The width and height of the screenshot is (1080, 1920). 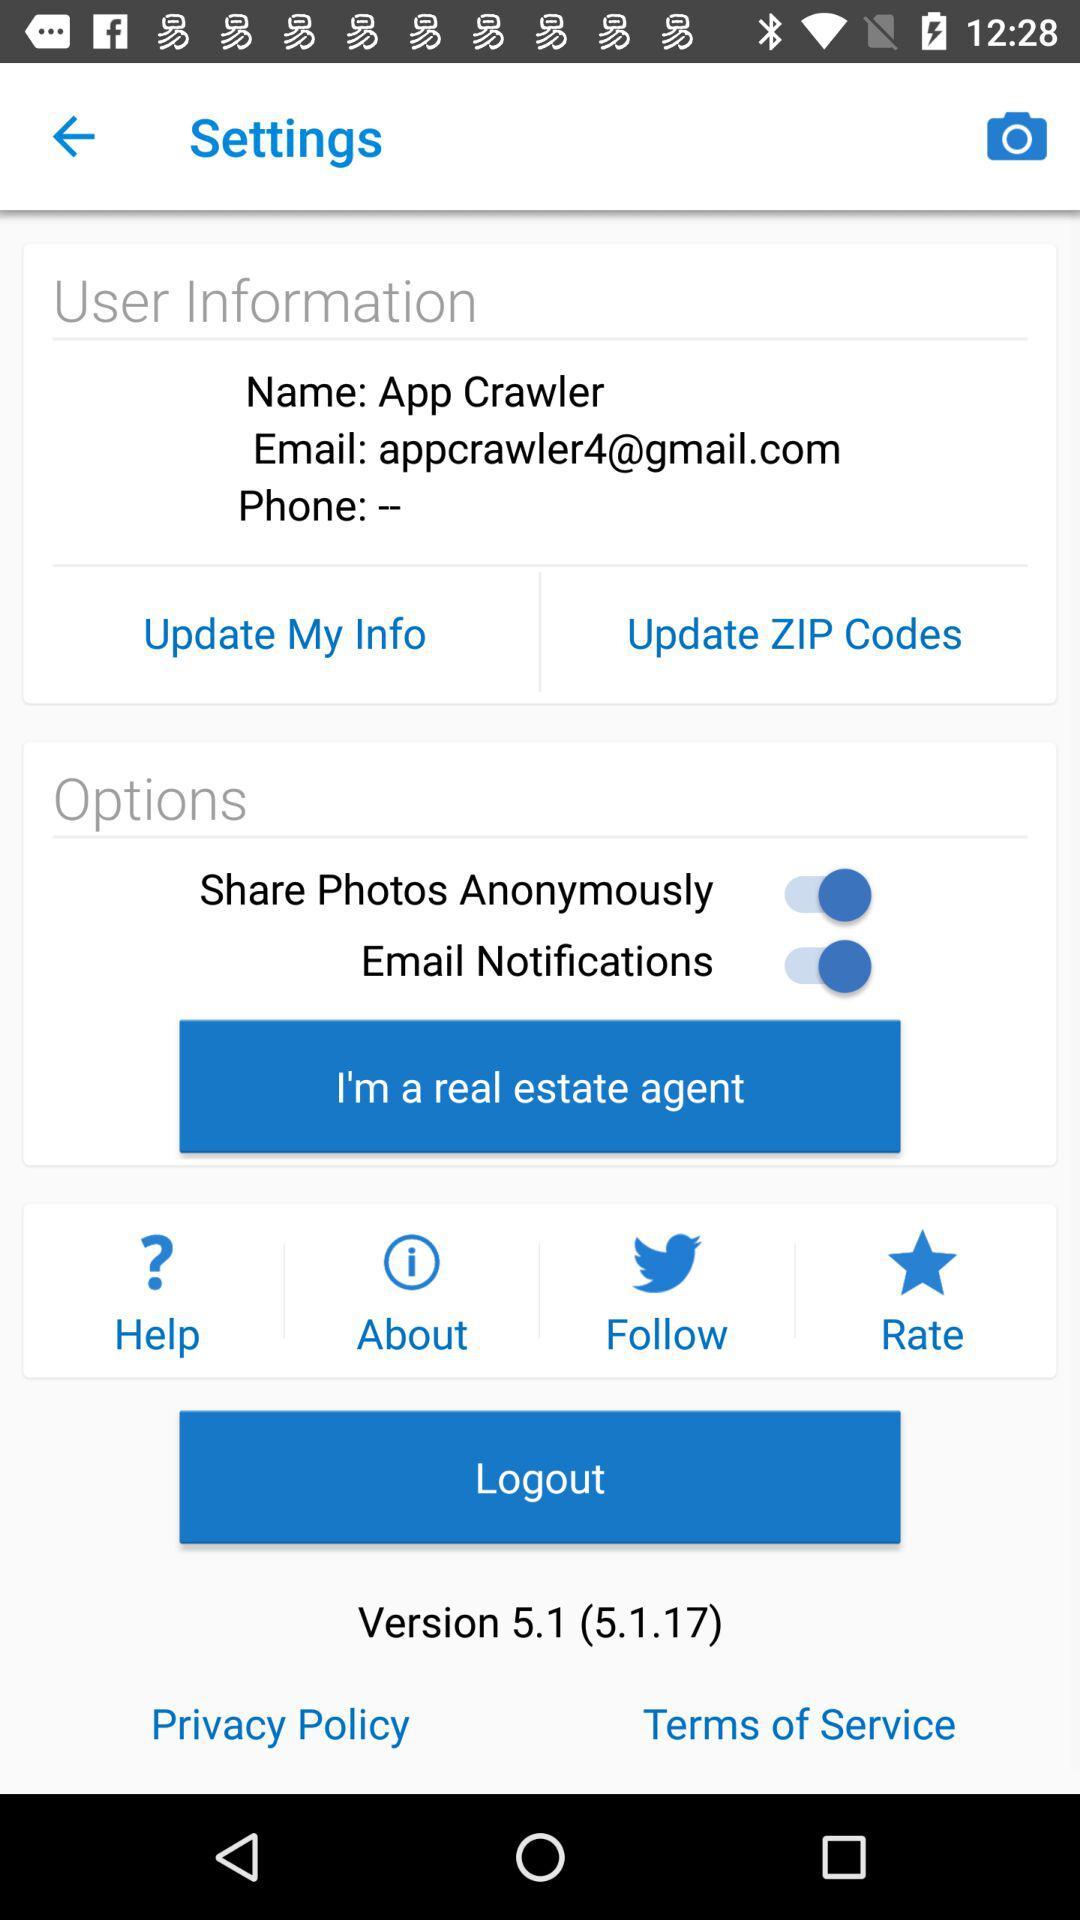 What do you see at coordinates (72, 135) in the screenshot?
I see `the icon next to settings item` at bounding box center [72, 135].